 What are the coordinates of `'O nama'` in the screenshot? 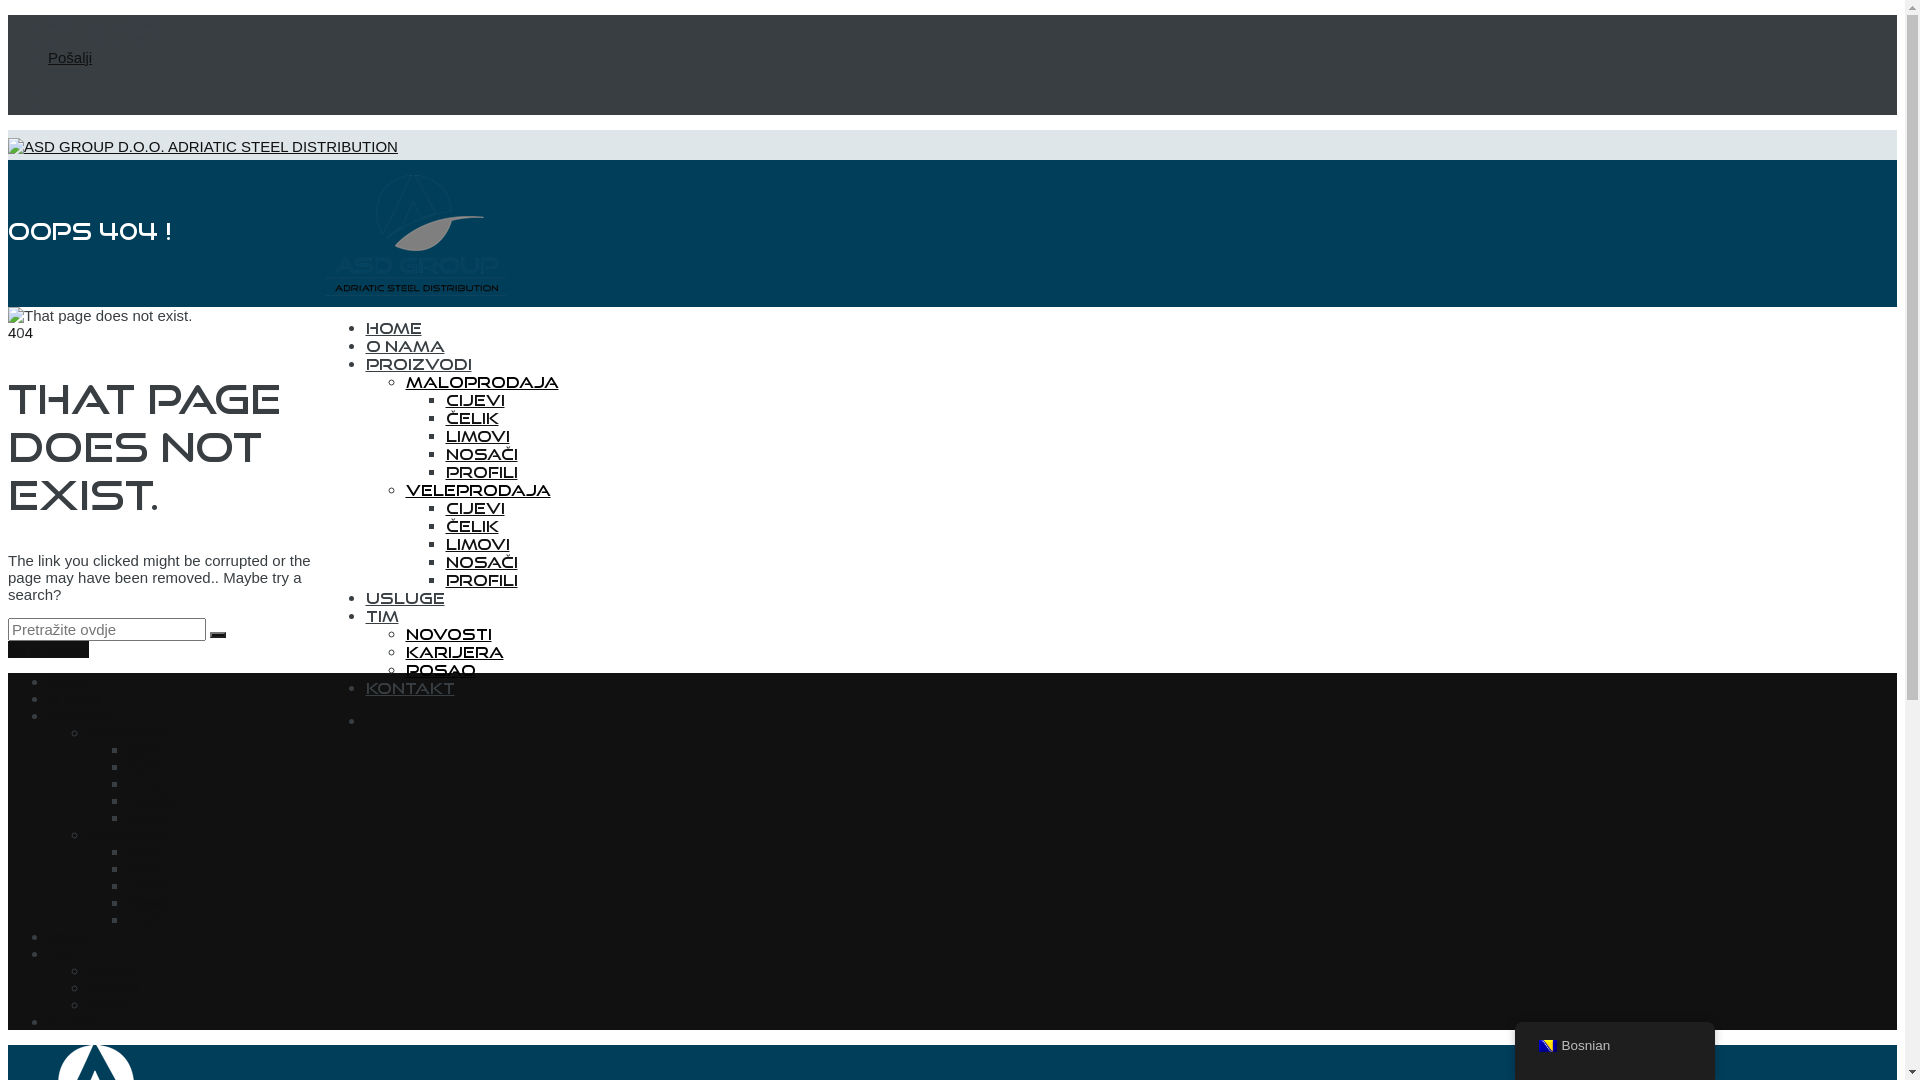 It's located at (74, 697).